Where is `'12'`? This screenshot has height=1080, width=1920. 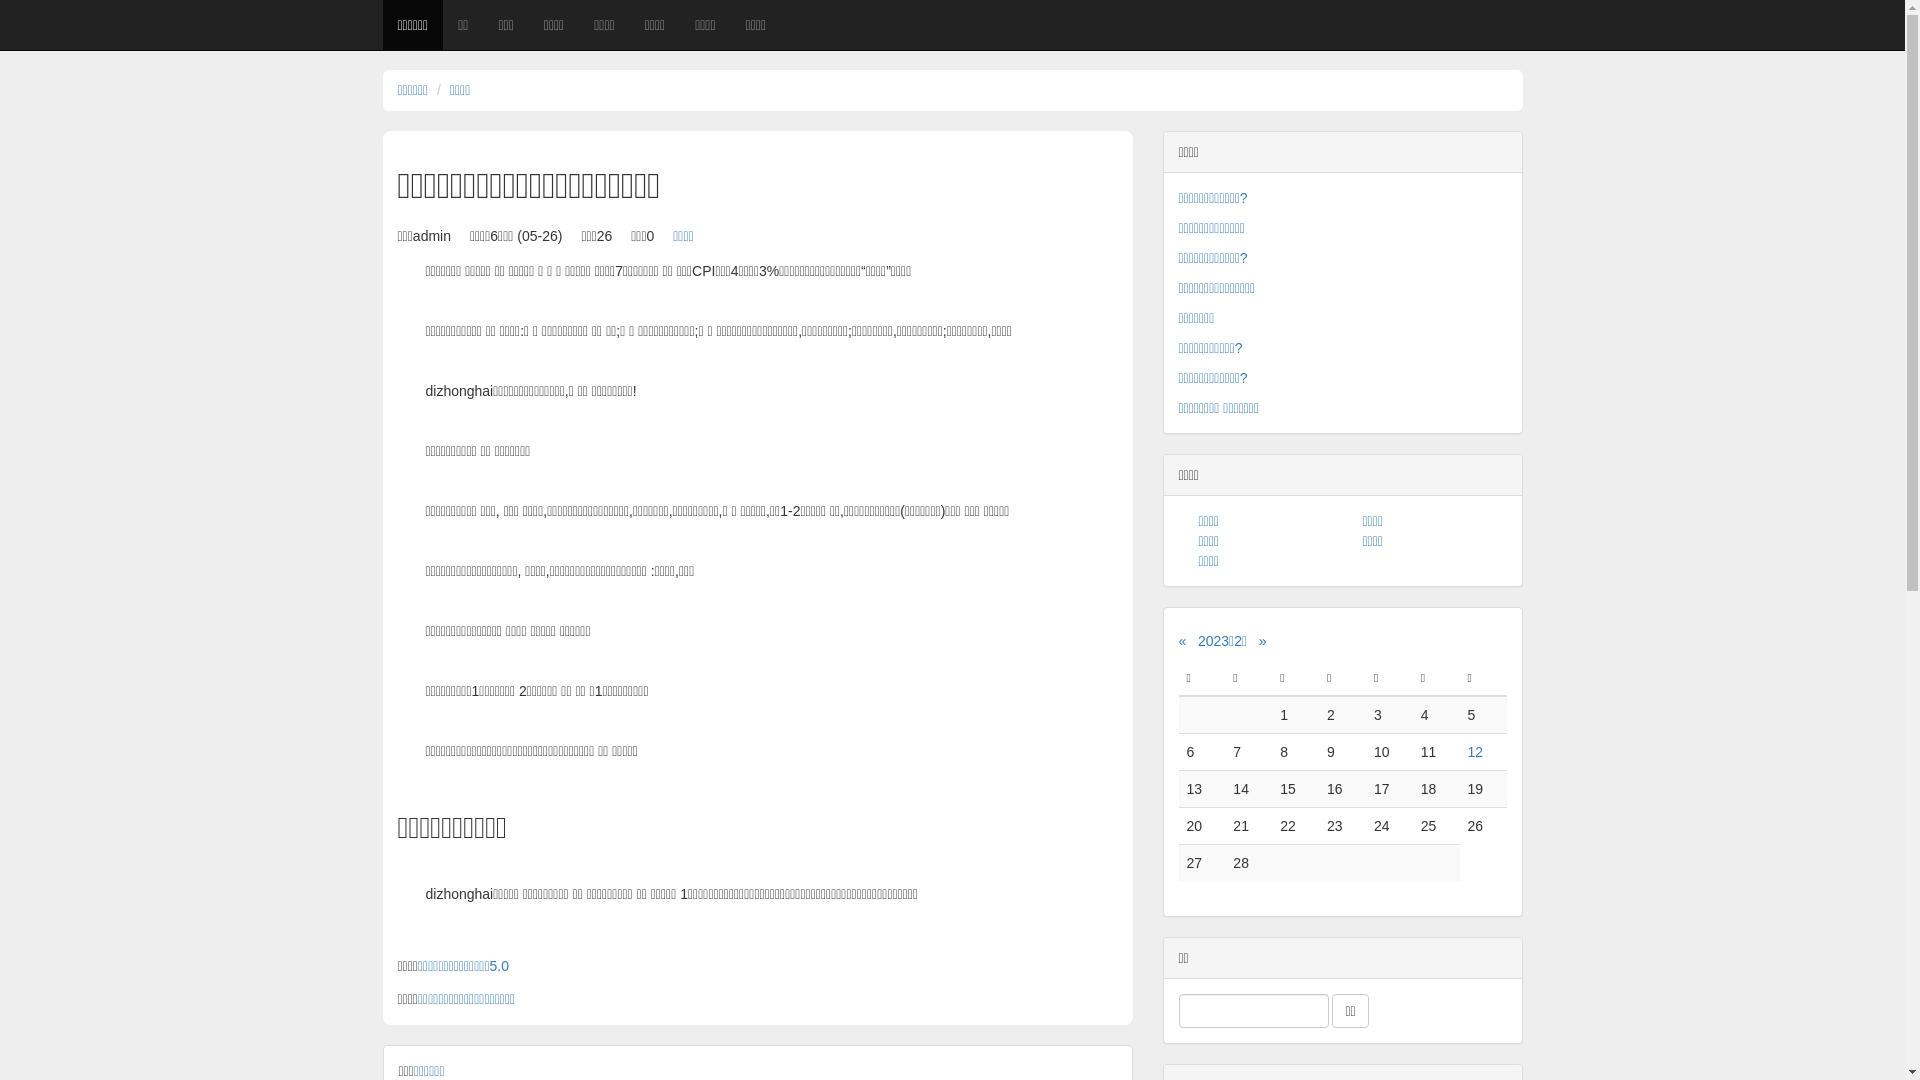
'12' is located at coordinates (1476, 752).